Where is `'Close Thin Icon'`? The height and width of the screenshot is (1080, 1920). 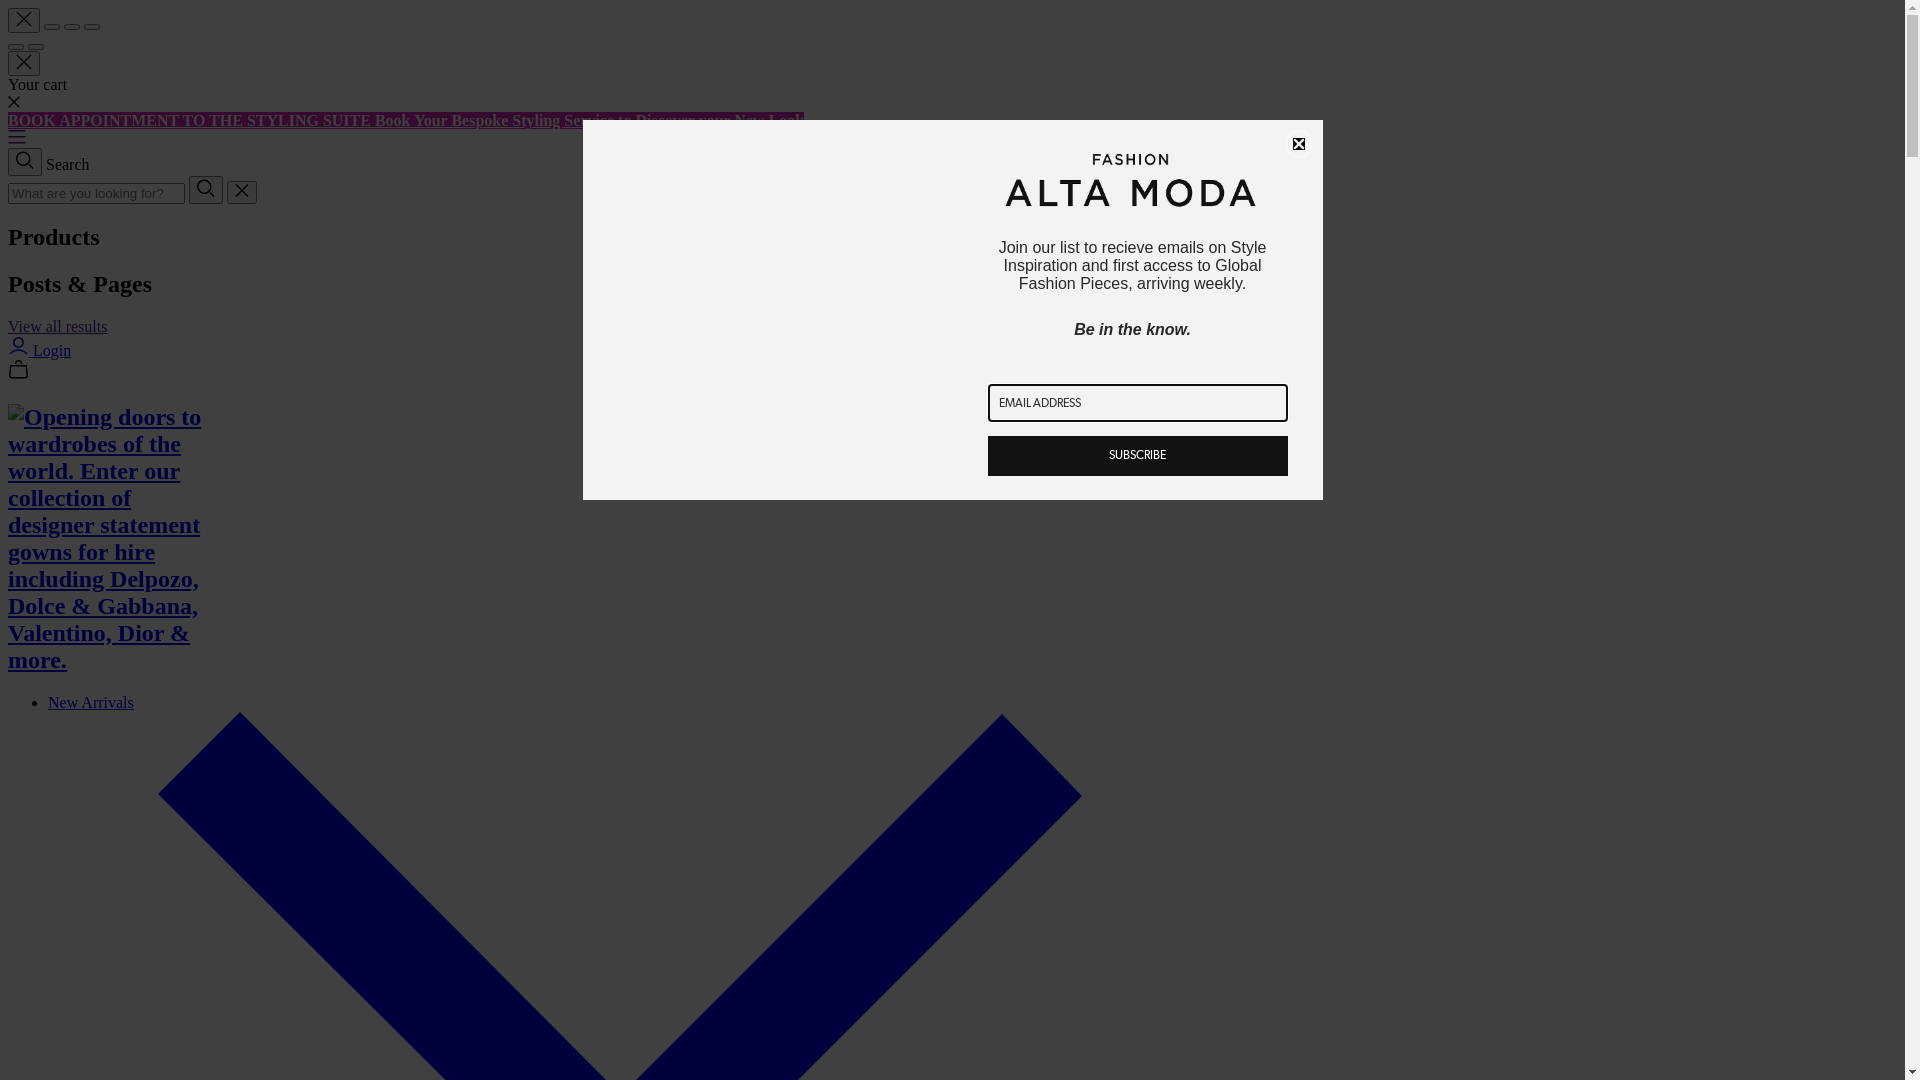 'Close Thin Icon' is located at coordinates (24, 20).